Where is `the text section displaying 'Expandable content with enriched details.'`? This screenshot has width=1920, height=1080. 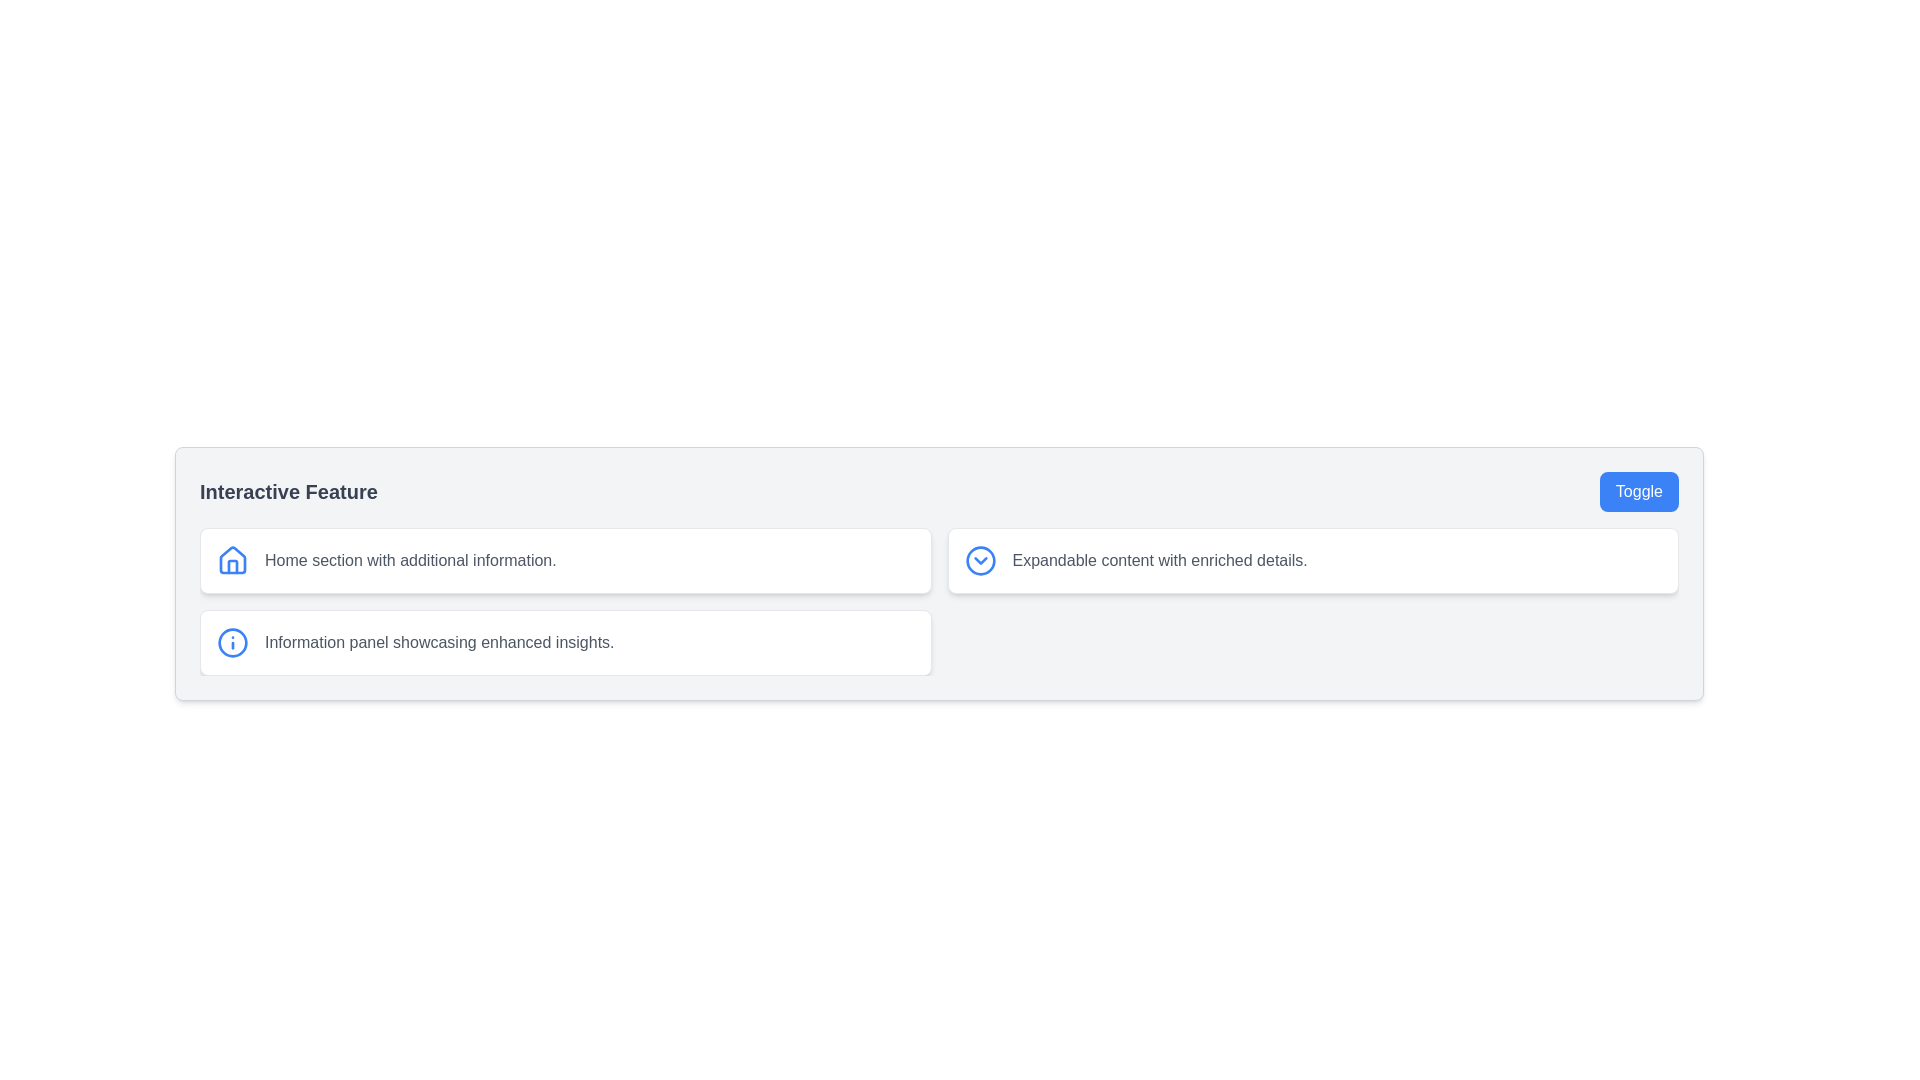 the text section displaying 'Expandable content with enriched details.' is located at coordinates (1160, 560).